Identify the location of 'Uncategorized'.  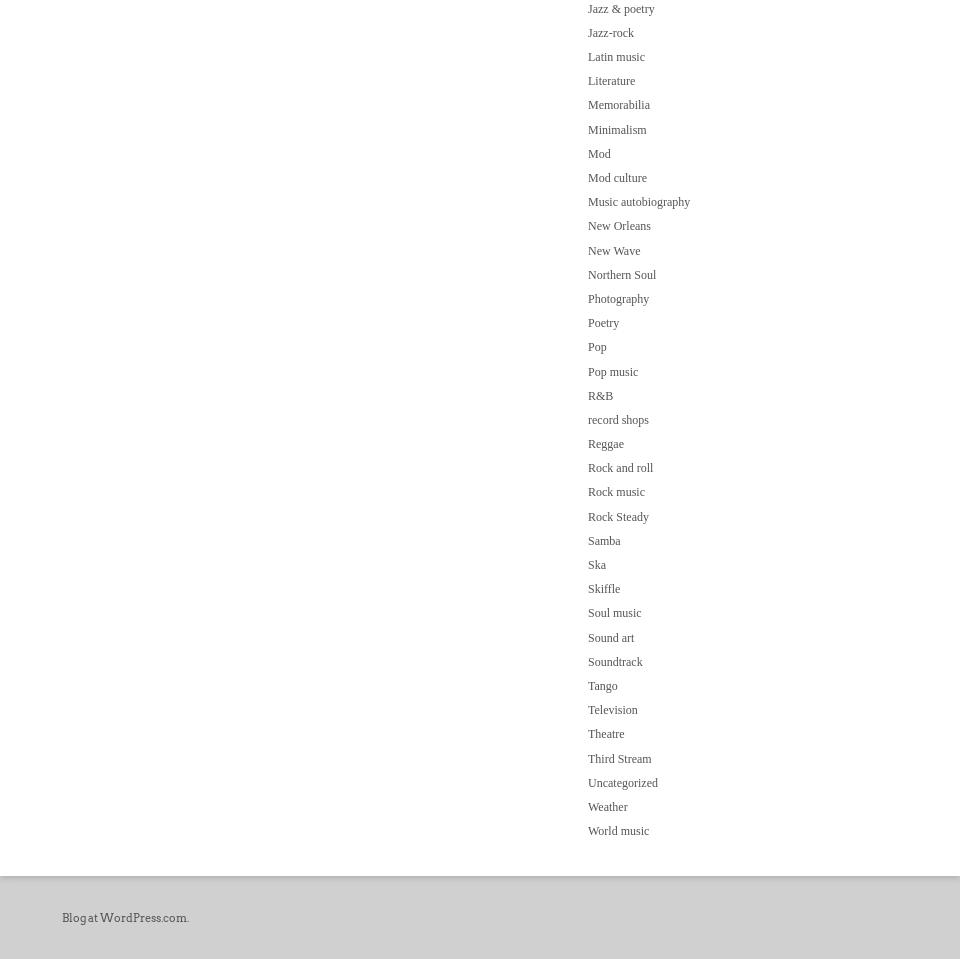
(621, 781).